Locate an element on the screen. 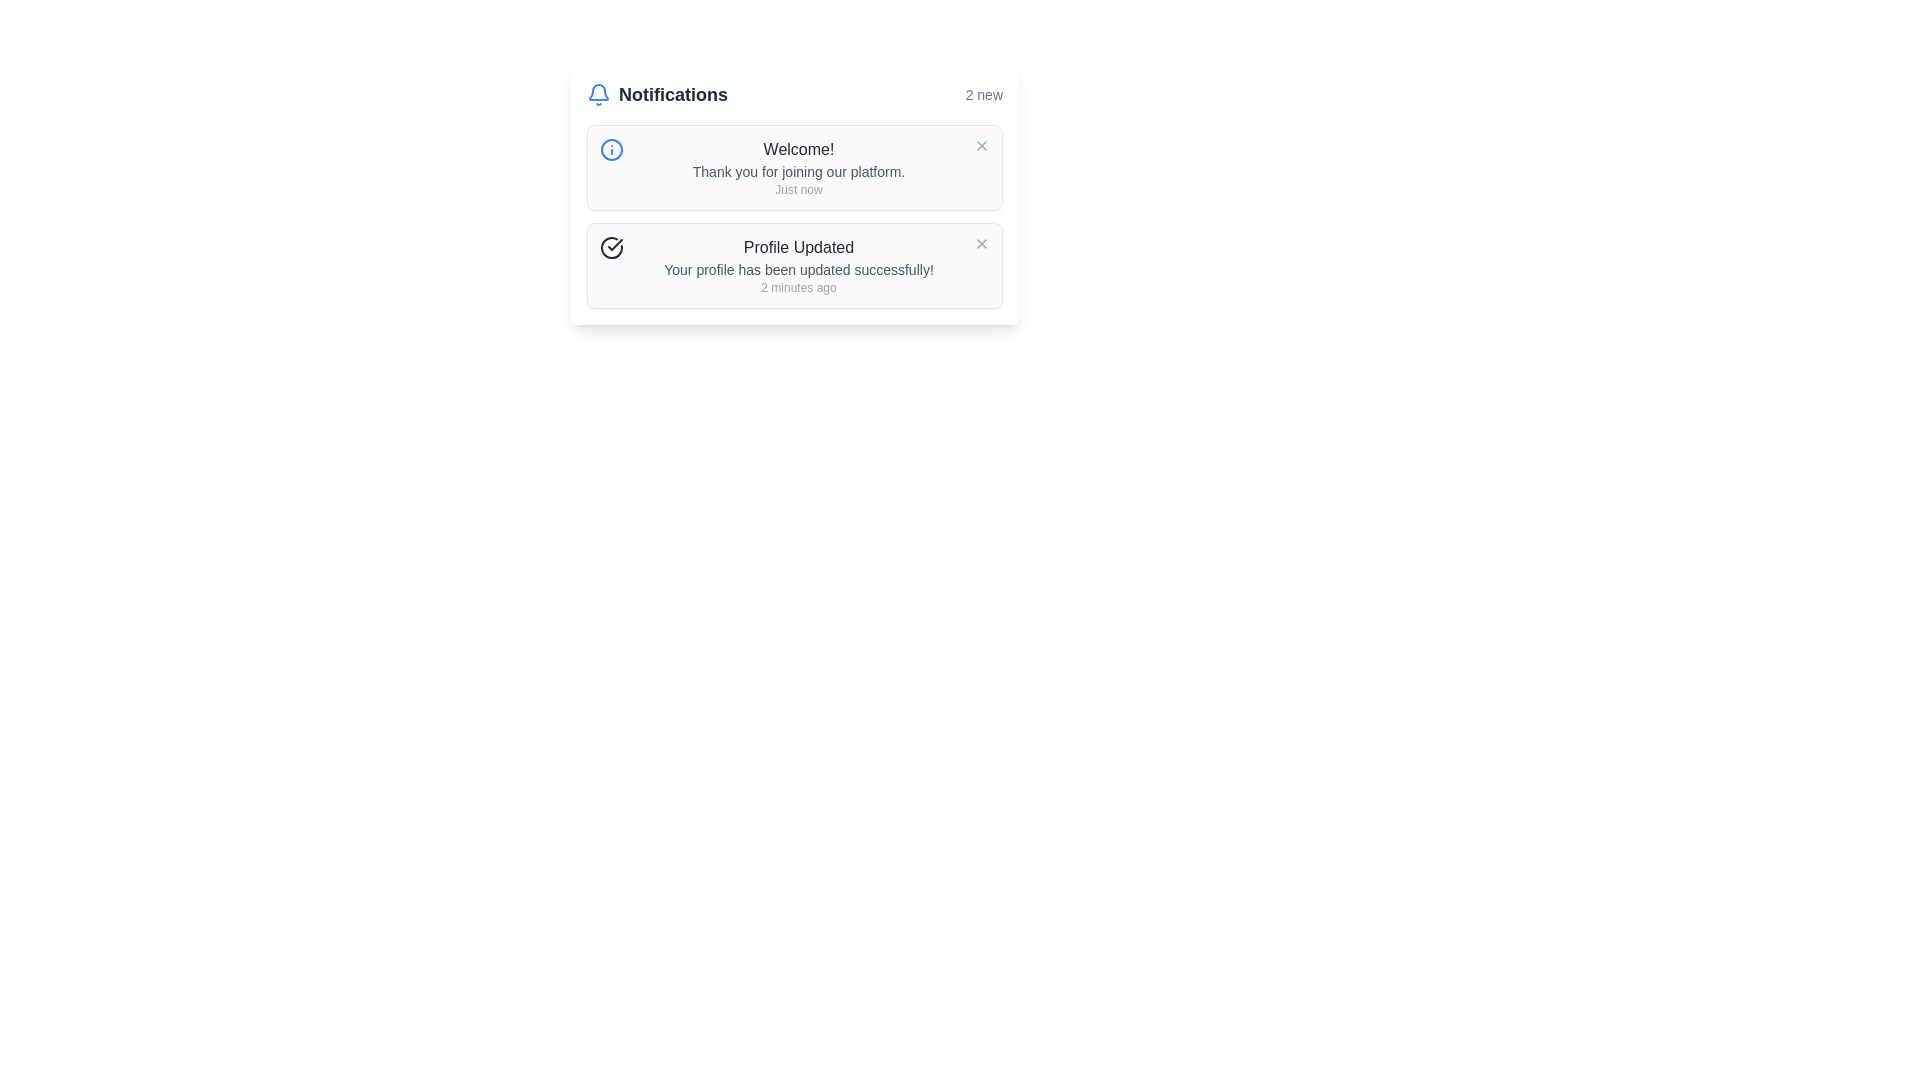 The height and width of the screenshot is (1080, 1920). text label that serves as a header for the notification message, positioned at the top-center of the notification layout is located at coordinates (797, 149).